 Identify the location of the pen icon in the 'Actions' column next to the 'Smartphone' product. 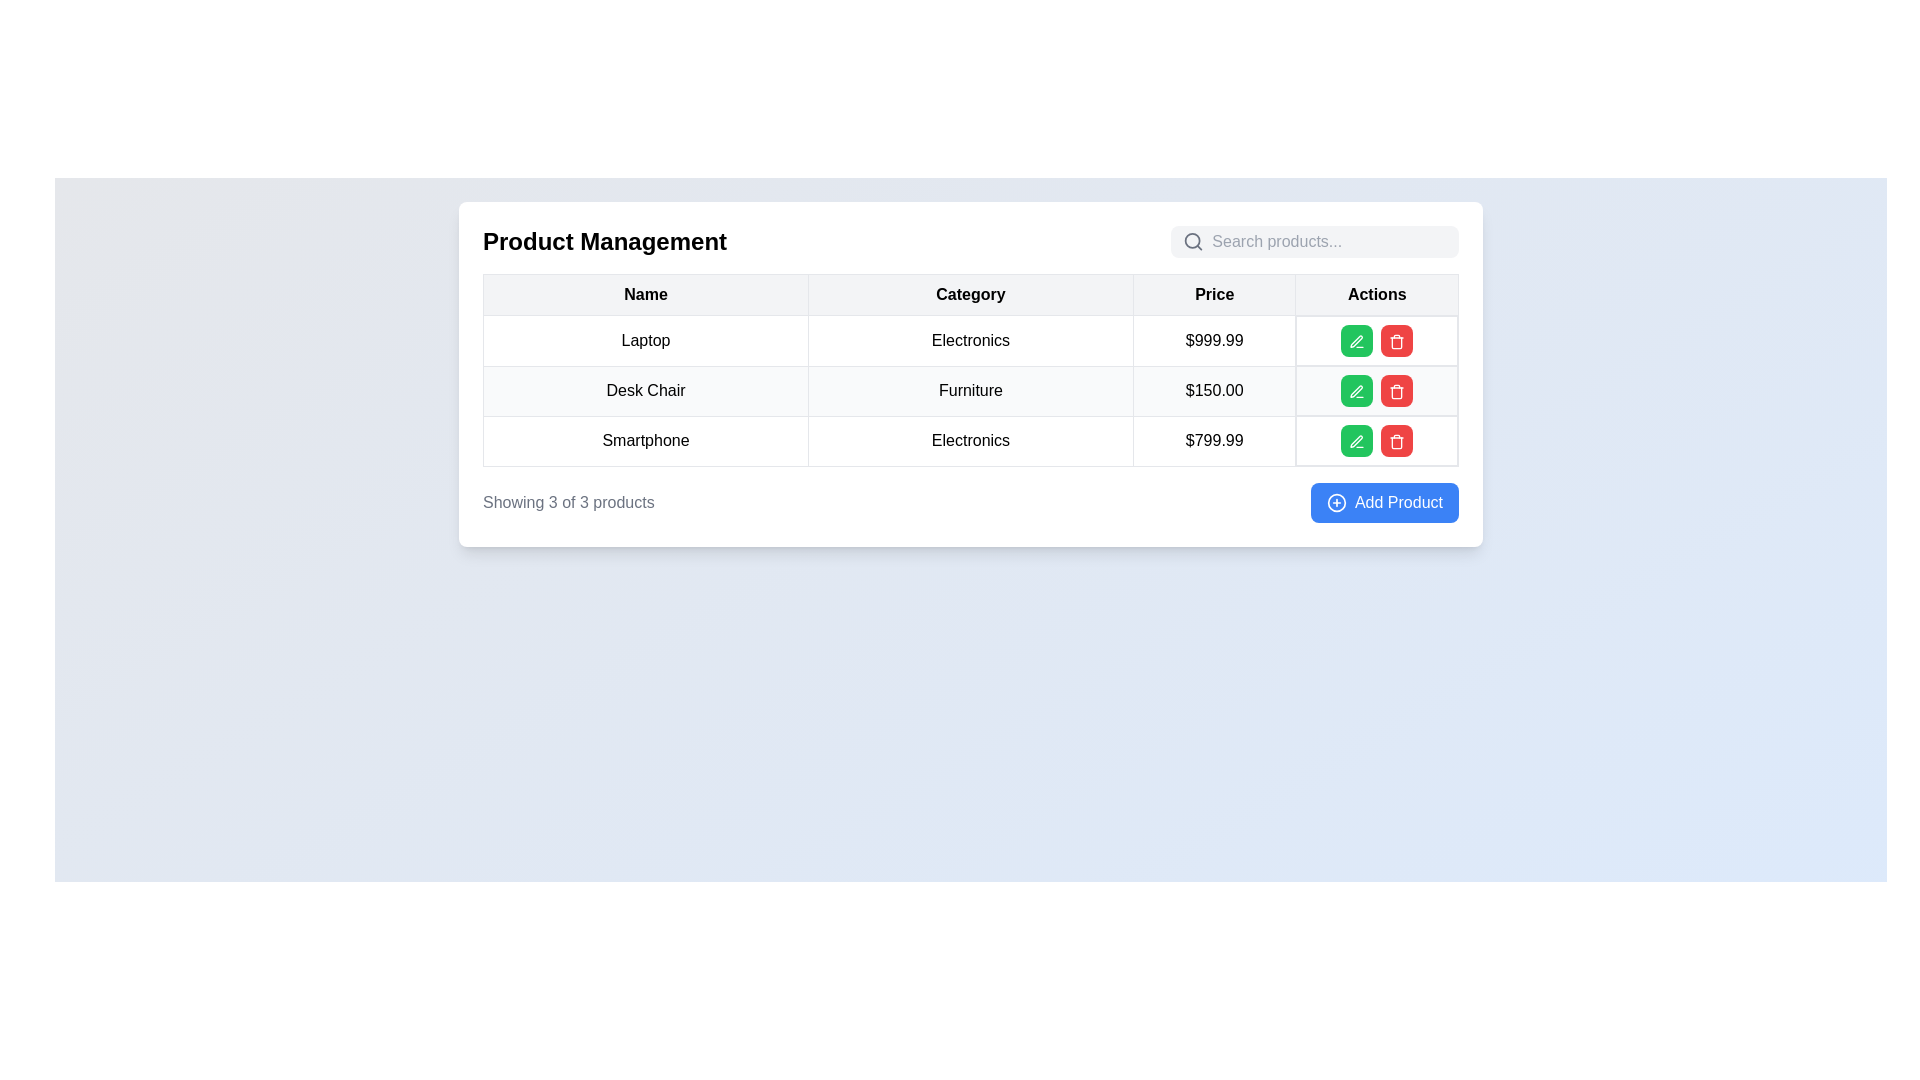
(1356, 440).